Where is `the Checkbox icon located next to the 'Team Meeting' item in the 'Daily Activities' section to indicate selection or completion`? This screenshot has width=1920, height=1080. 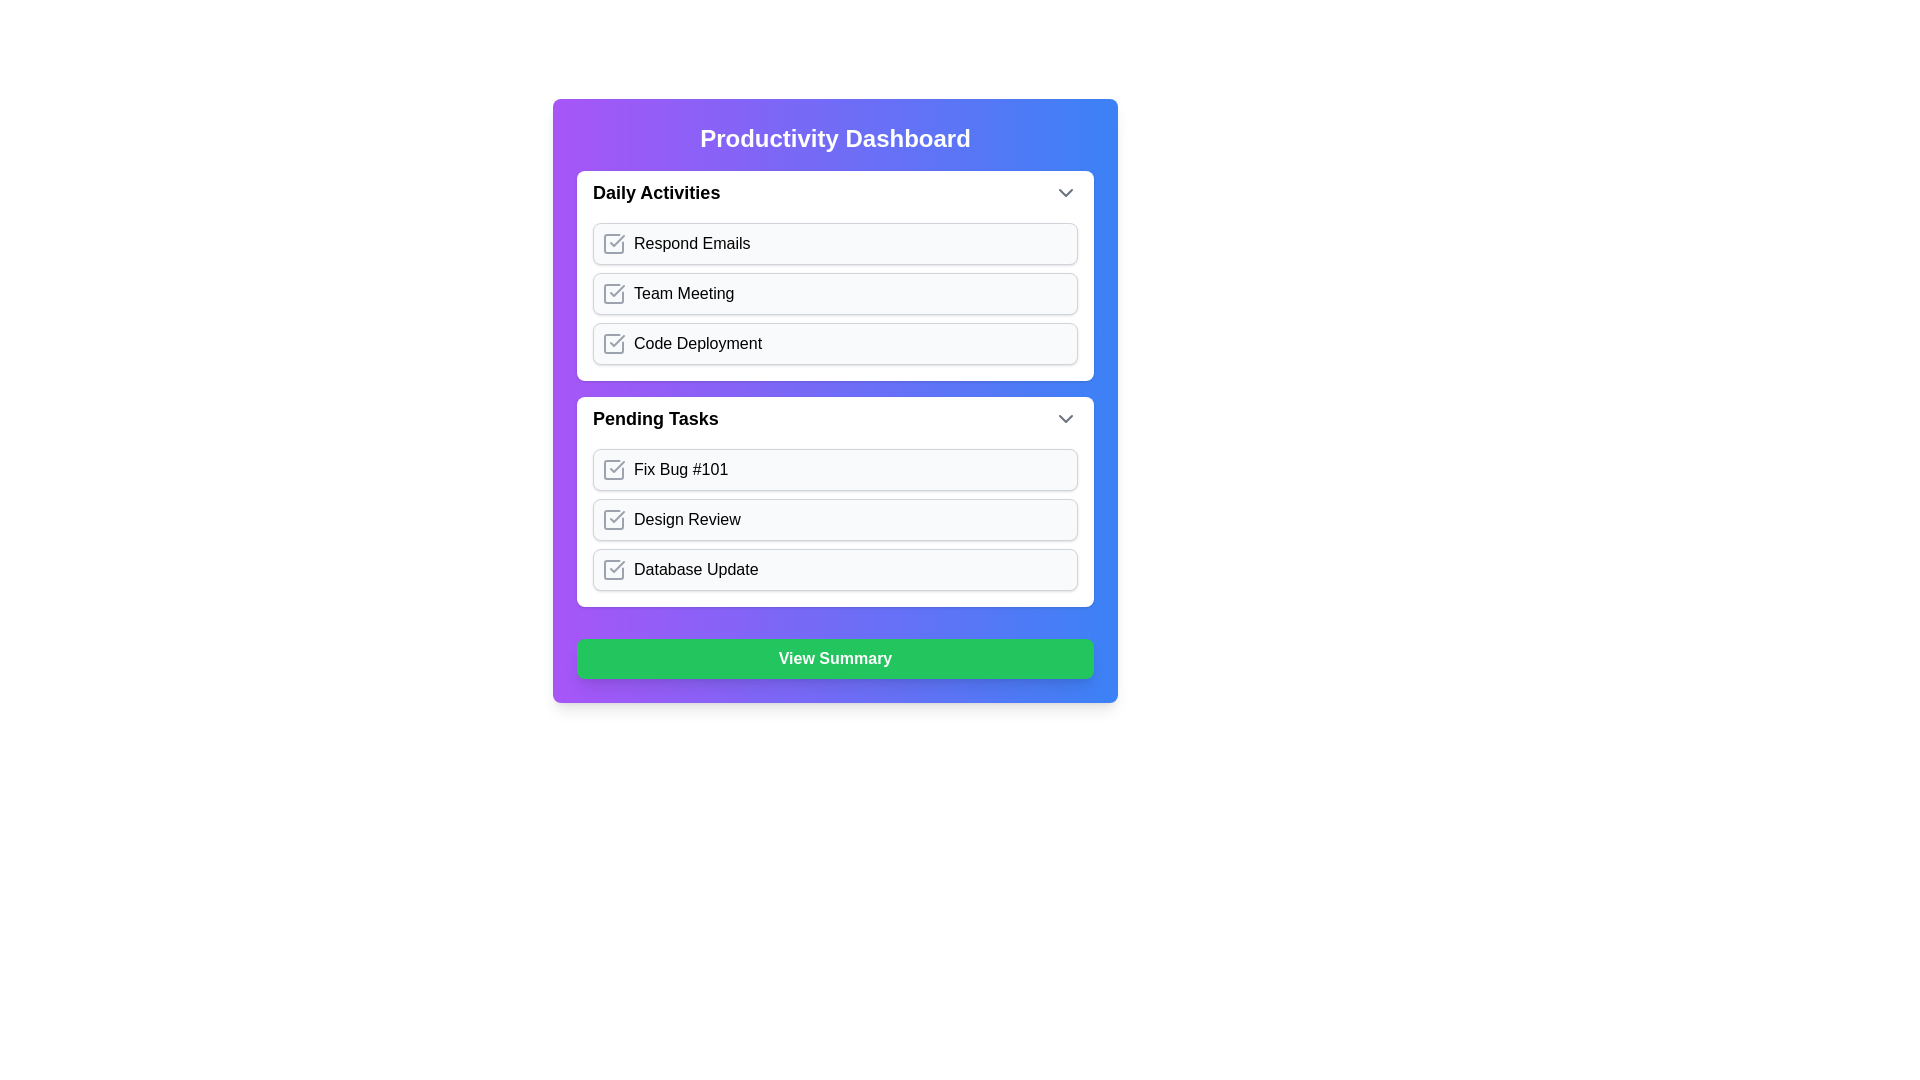
the Checkbox icon located next to the 'Team Meeting' item in the 'Daily Activities' section to indicate selection or completion is located at coordinates (613, 293).